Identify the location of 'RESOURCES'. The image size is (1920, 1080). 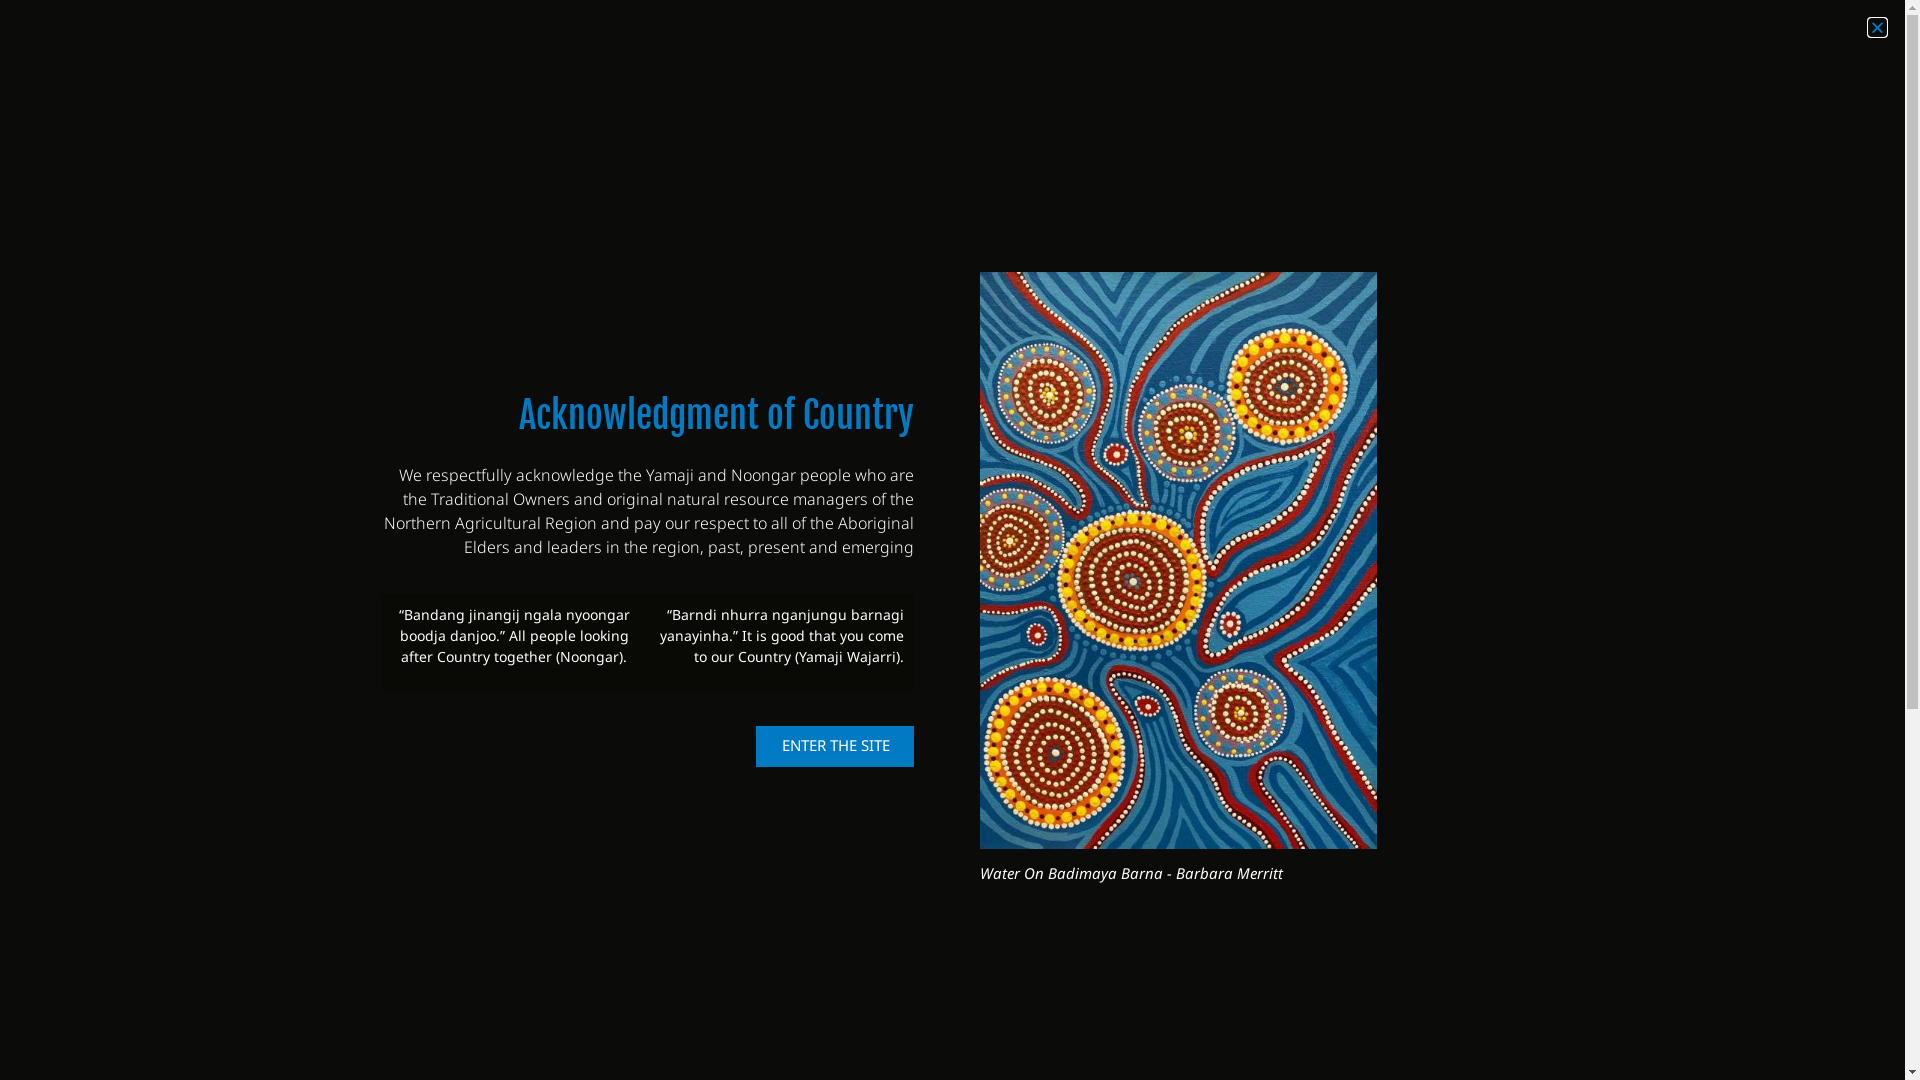
(1484, 103).